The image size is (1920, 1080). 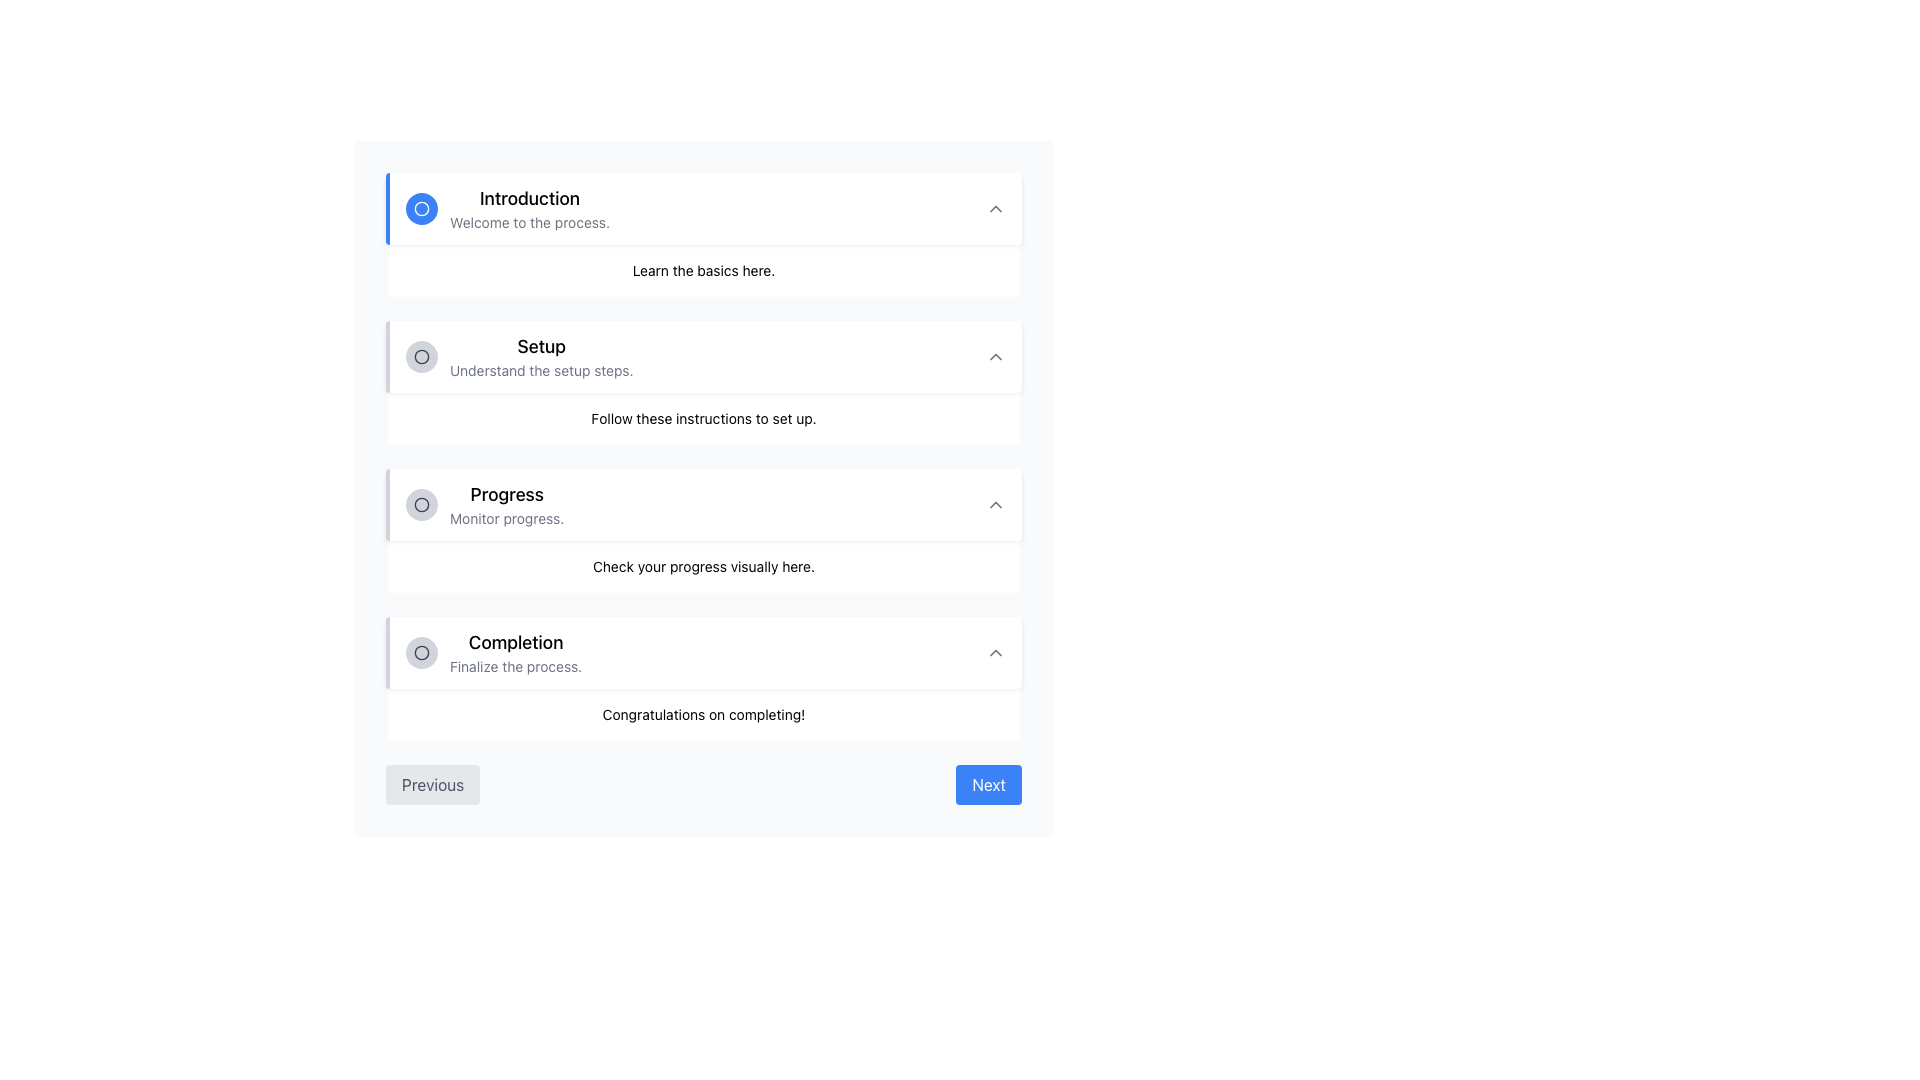 I want to click on the informational label and marker element located in the bottom section of the layout, under the 'Progress' section, so click(x=494, y=652).